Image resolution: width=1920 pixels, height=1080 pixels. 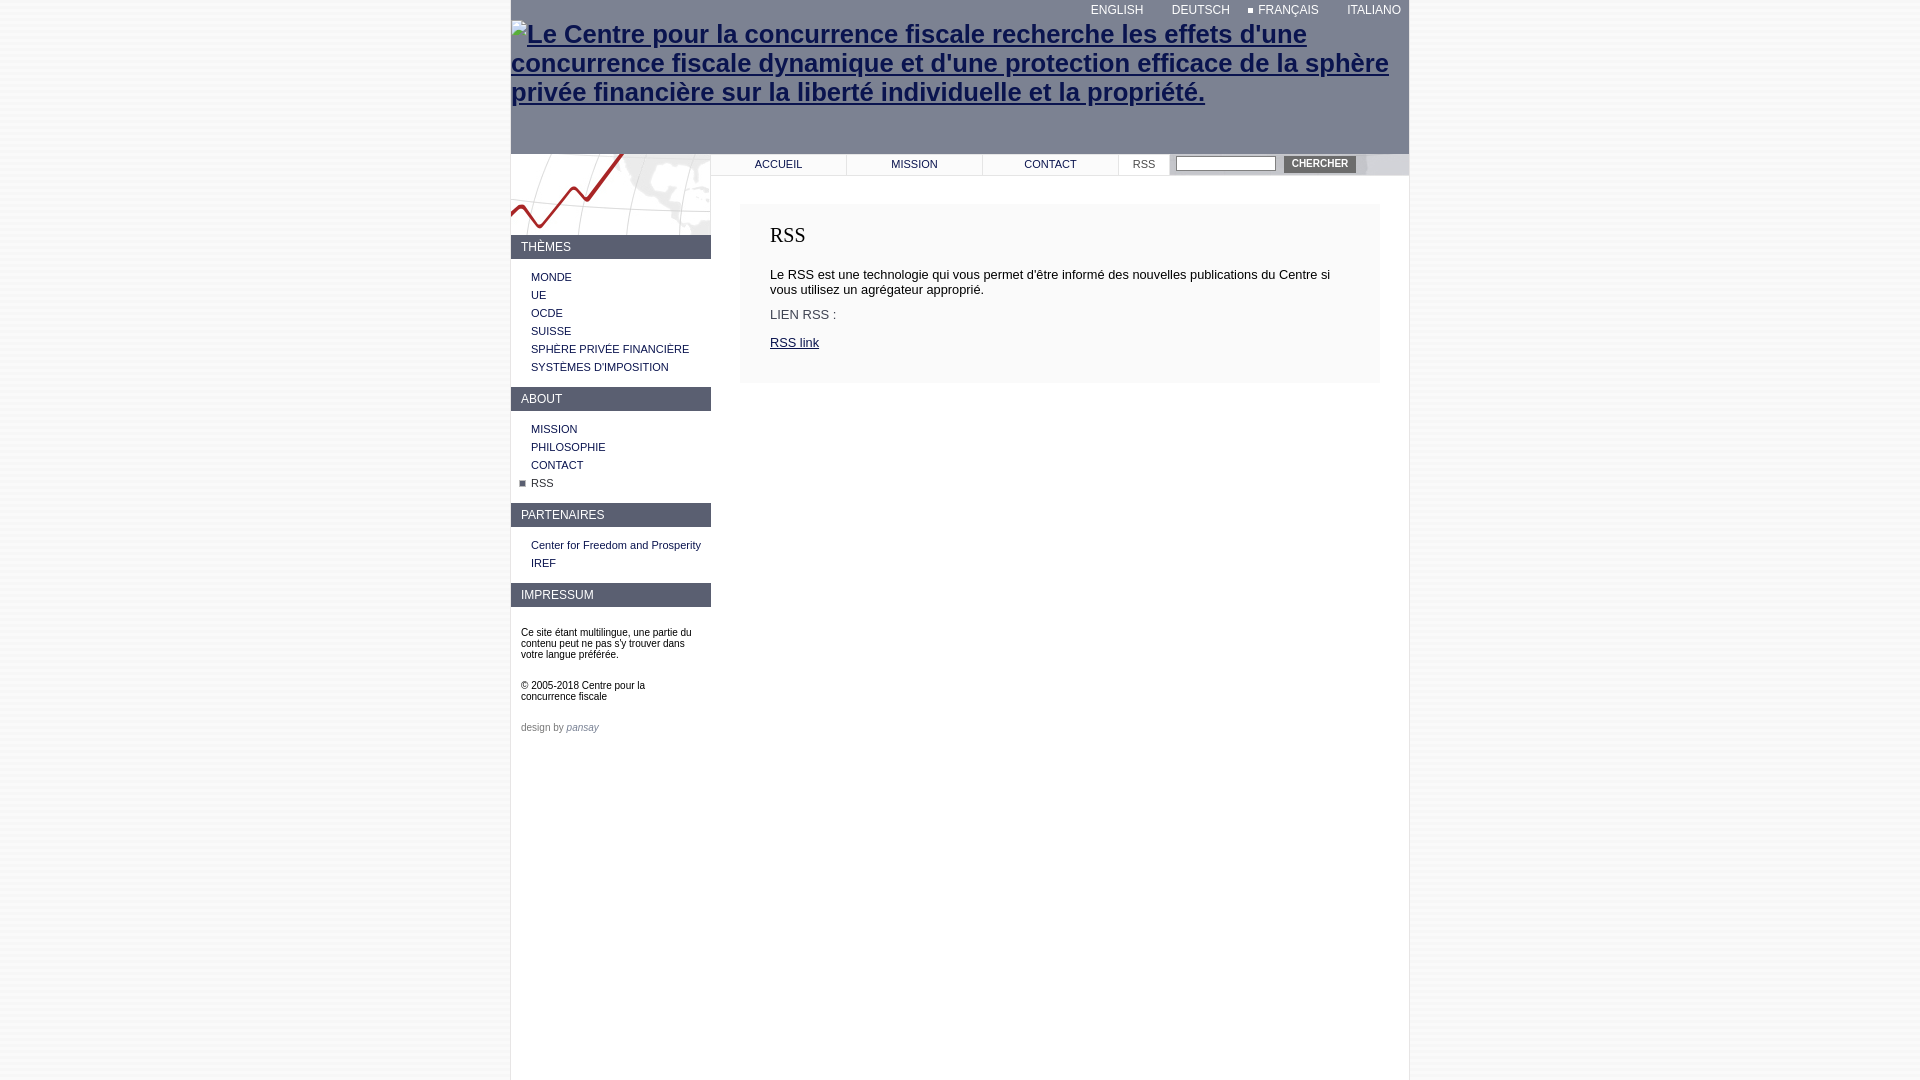 What do you see at coordinates (1367, 10) in the screenshot?
I see `'ITALIANO'` at bounding box center [1367, 10].